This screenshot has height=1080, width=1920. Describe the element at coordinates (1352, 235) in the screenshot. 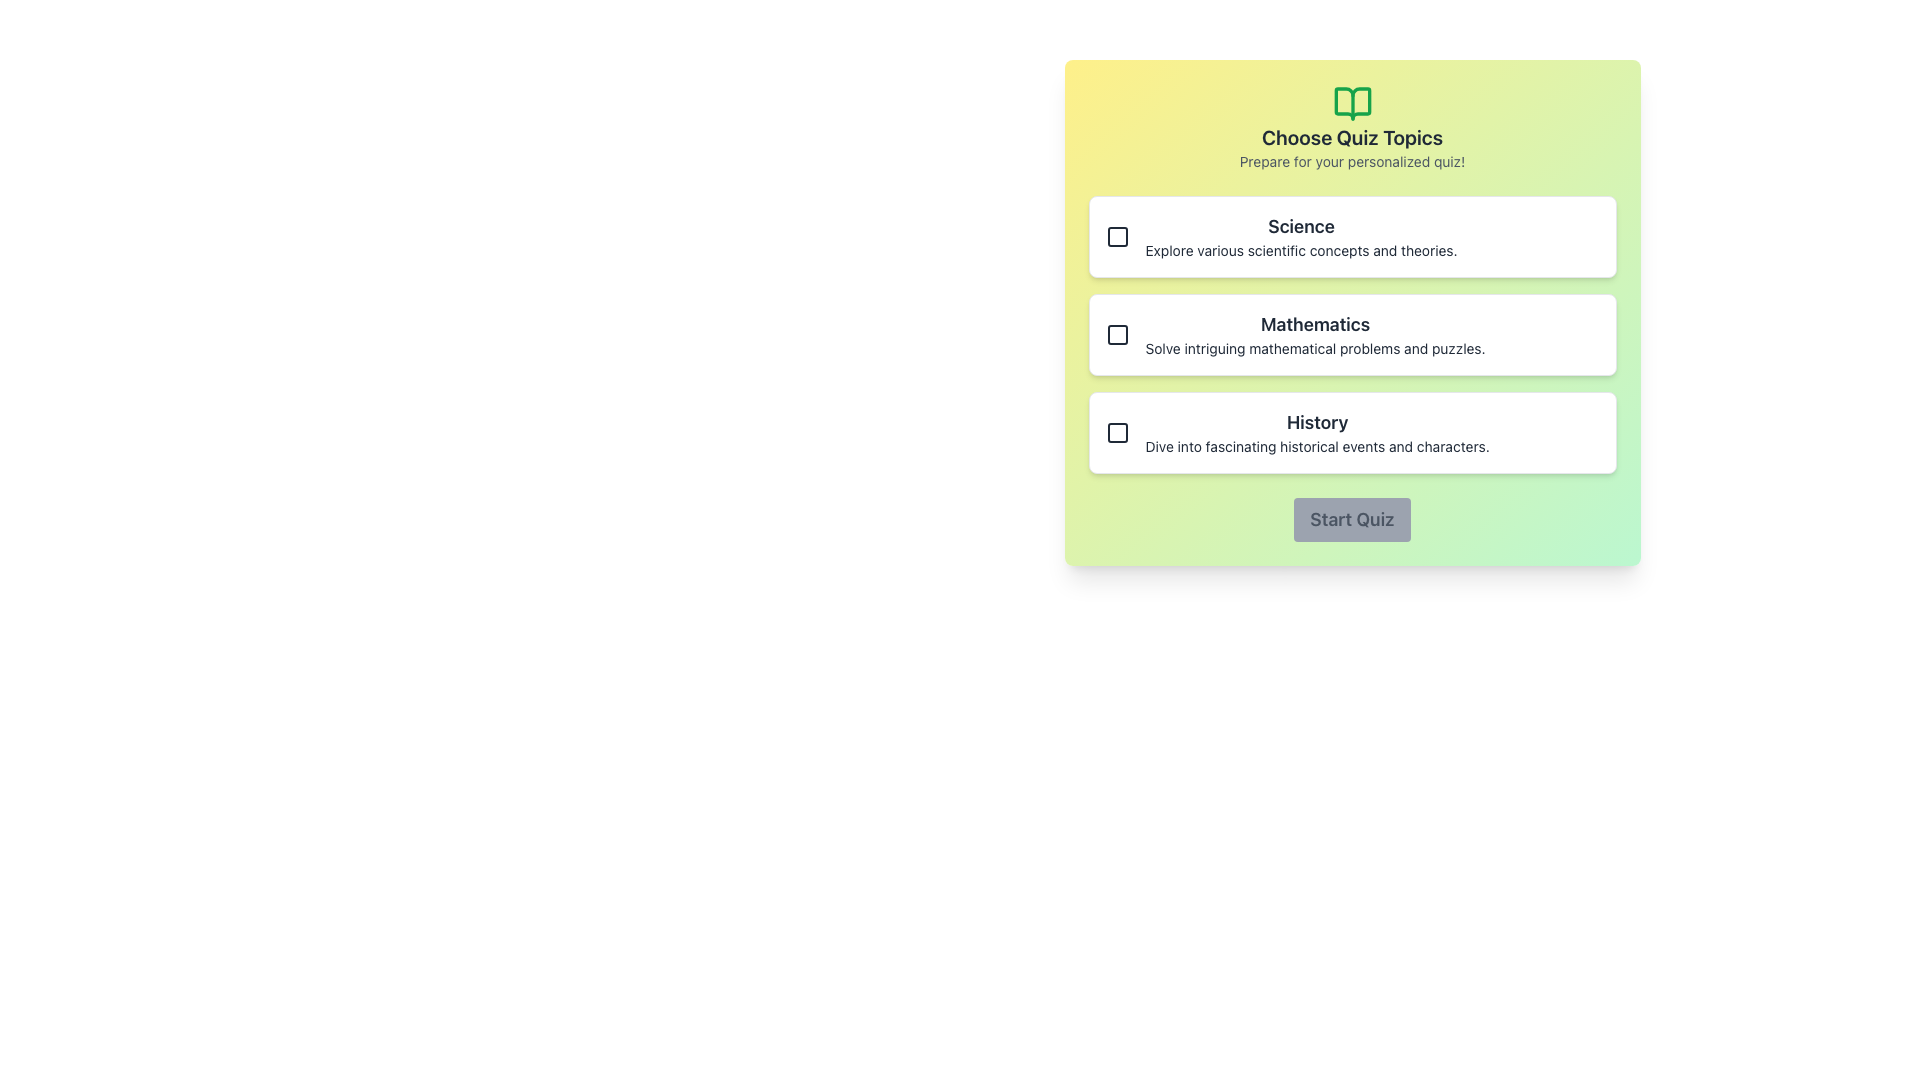

I see `text in the Selectable Option Card labeled 'Science' which includes the header and subtitle` at that location.